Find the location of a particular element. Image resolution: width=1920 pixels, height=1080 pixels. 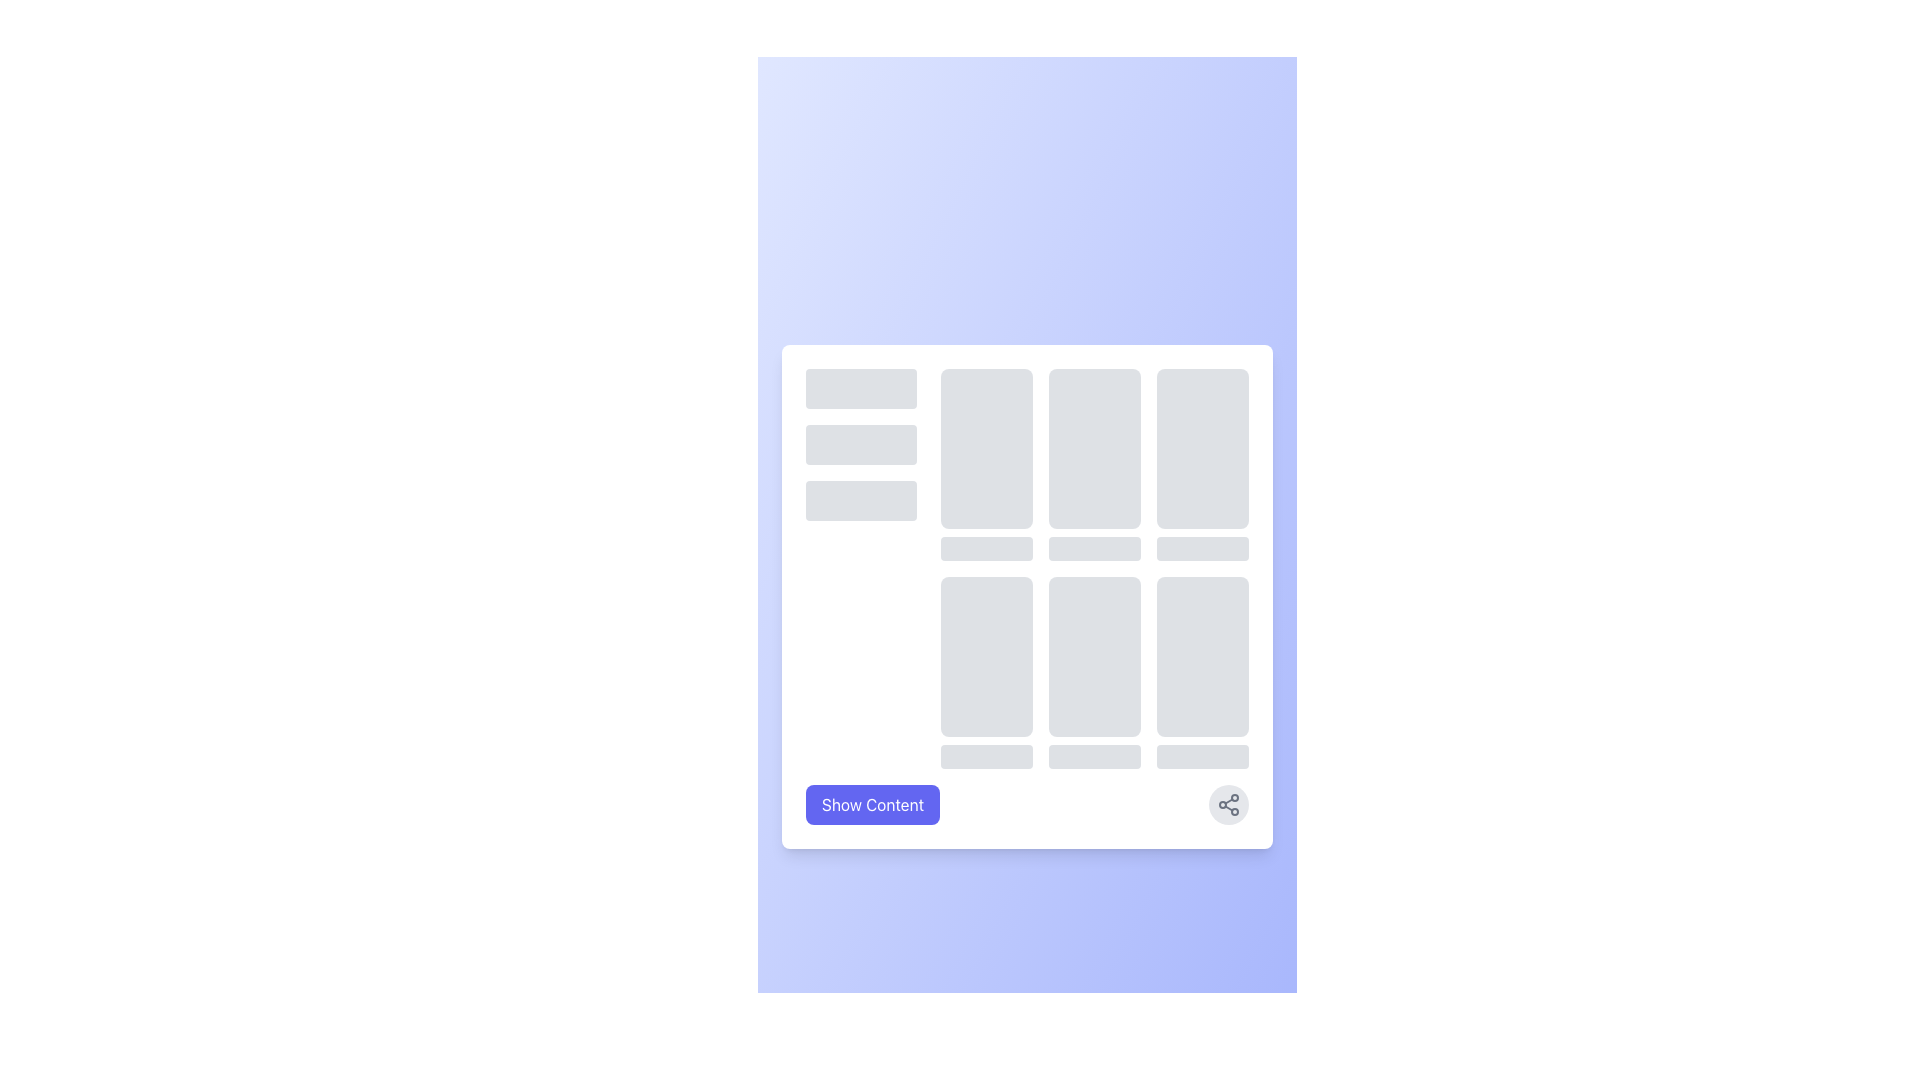

the topmost gray rectangular Placeholder/Skeleton Loader component, which has rounded corners and is located within a column of three identical elements is located at coordinates (861, 389).